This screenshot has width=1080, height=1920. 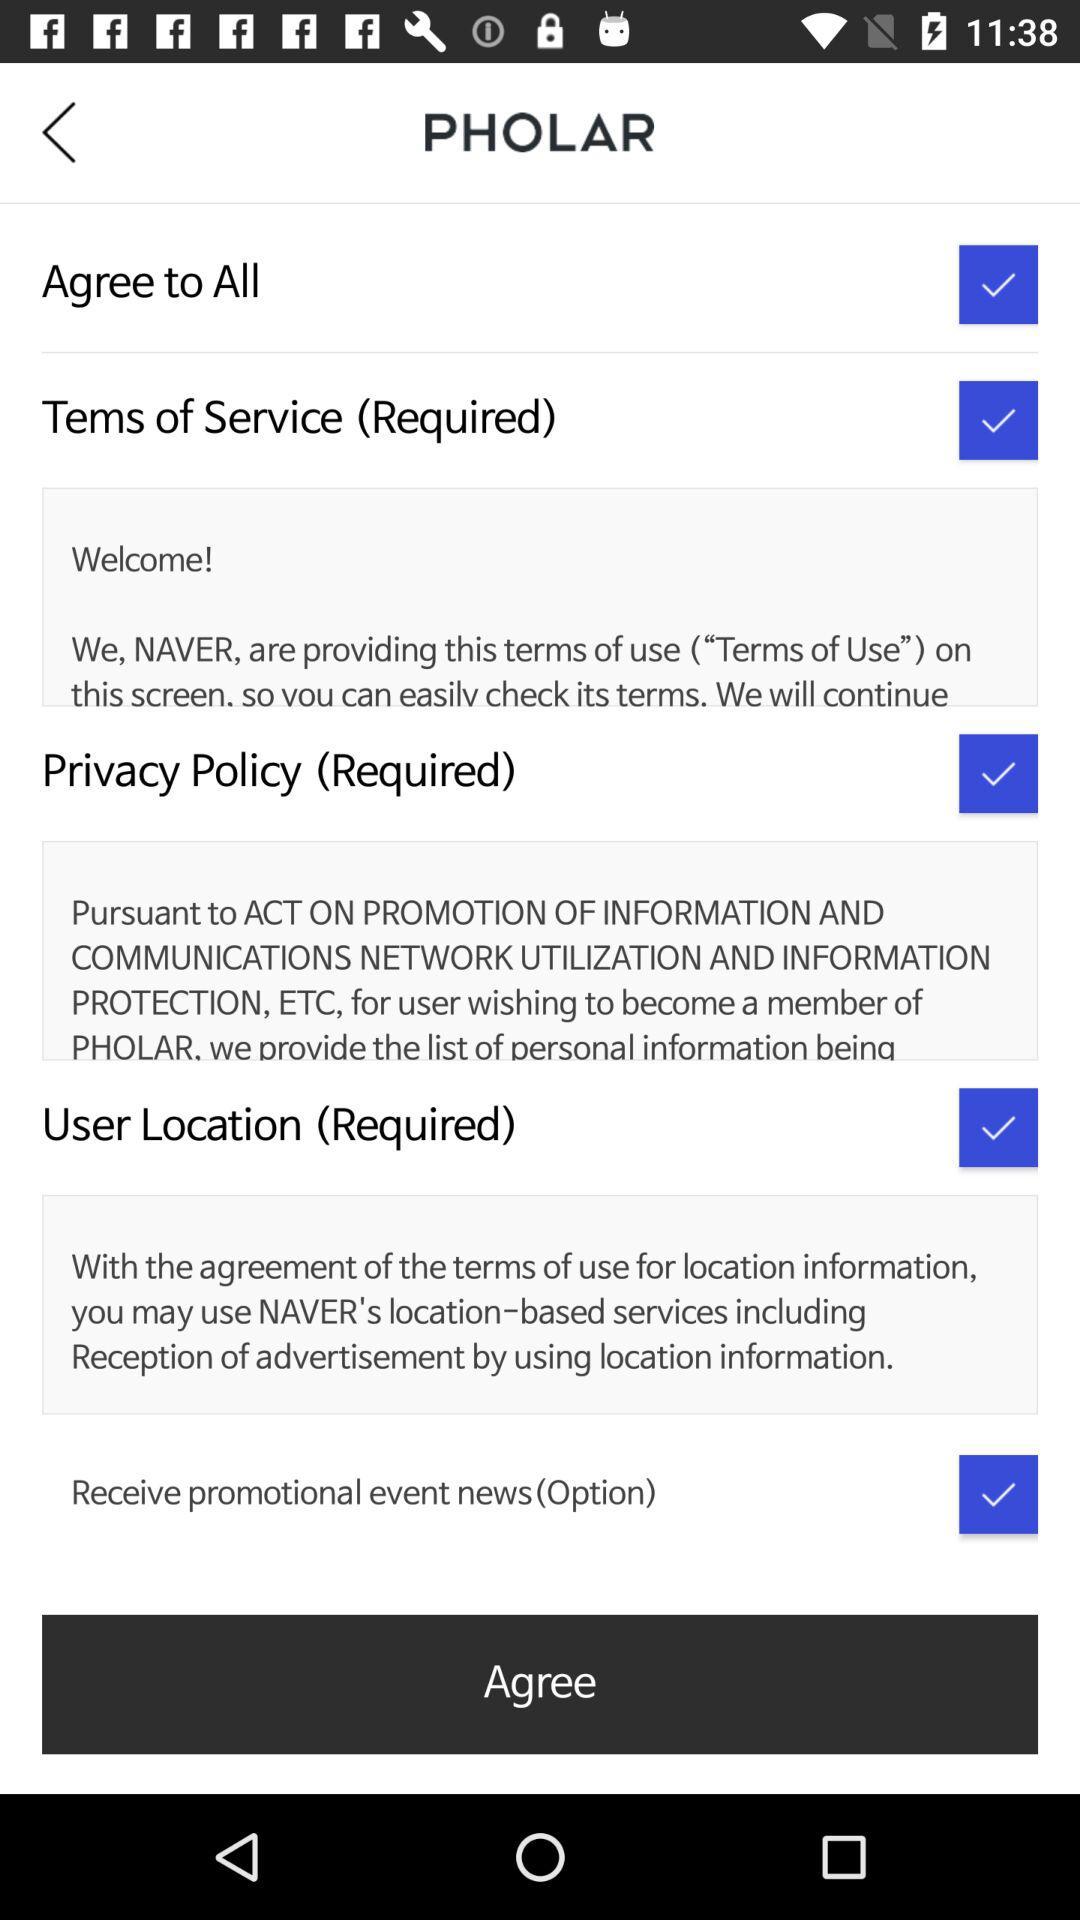 What do you see at coordinates (998, 1494) in the screenshot?
I see `promotional notifications` at bounding box center [998, 1494].